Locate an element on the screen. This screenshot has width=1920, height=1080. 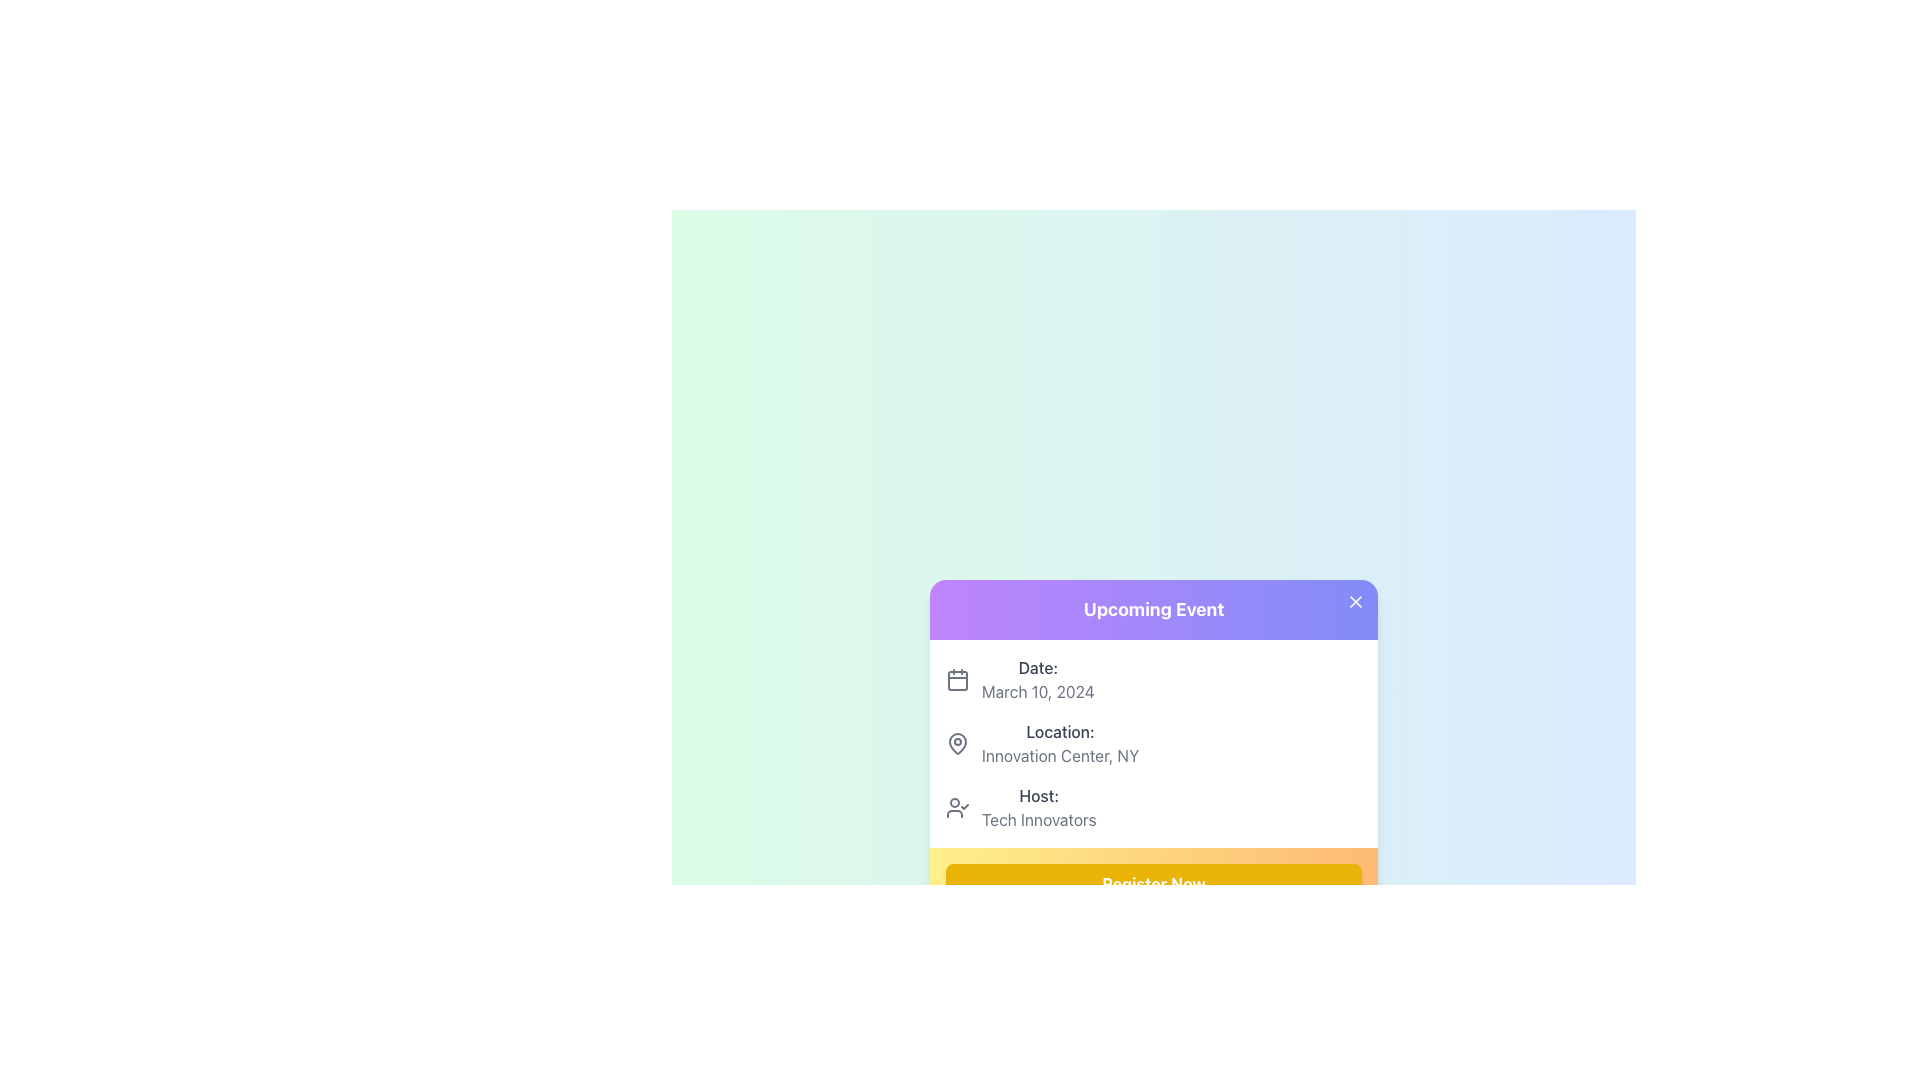
the diagonal line of the cross icon in the top-right corner of the 'Upcoming Event' card, which represents a close or cancel action is located at coordinates (1356, 600).